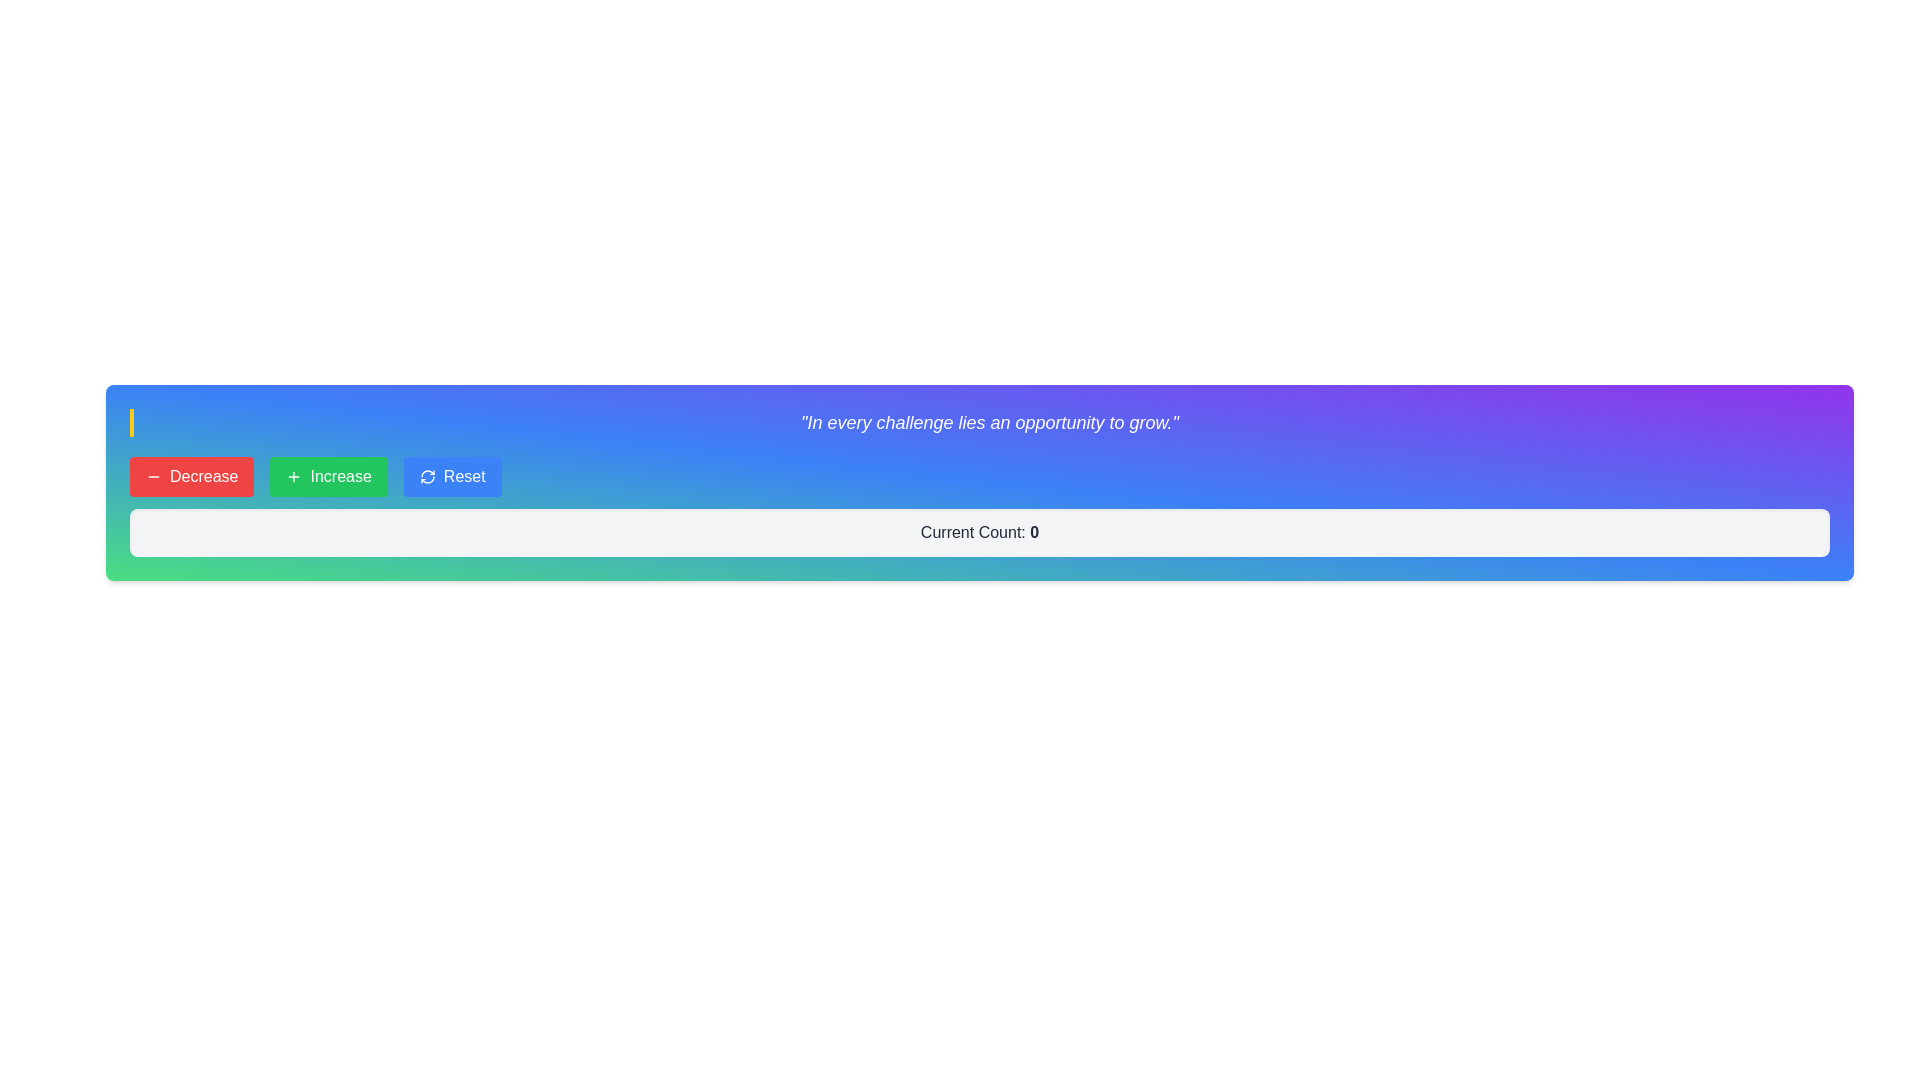  I want to click on the reset button located in a row of three buttons, positioned to the right of the 'Increase' button and to the far right of the 'Decrease' button, to reset the current count or context to its initial state, so click(451, 477).